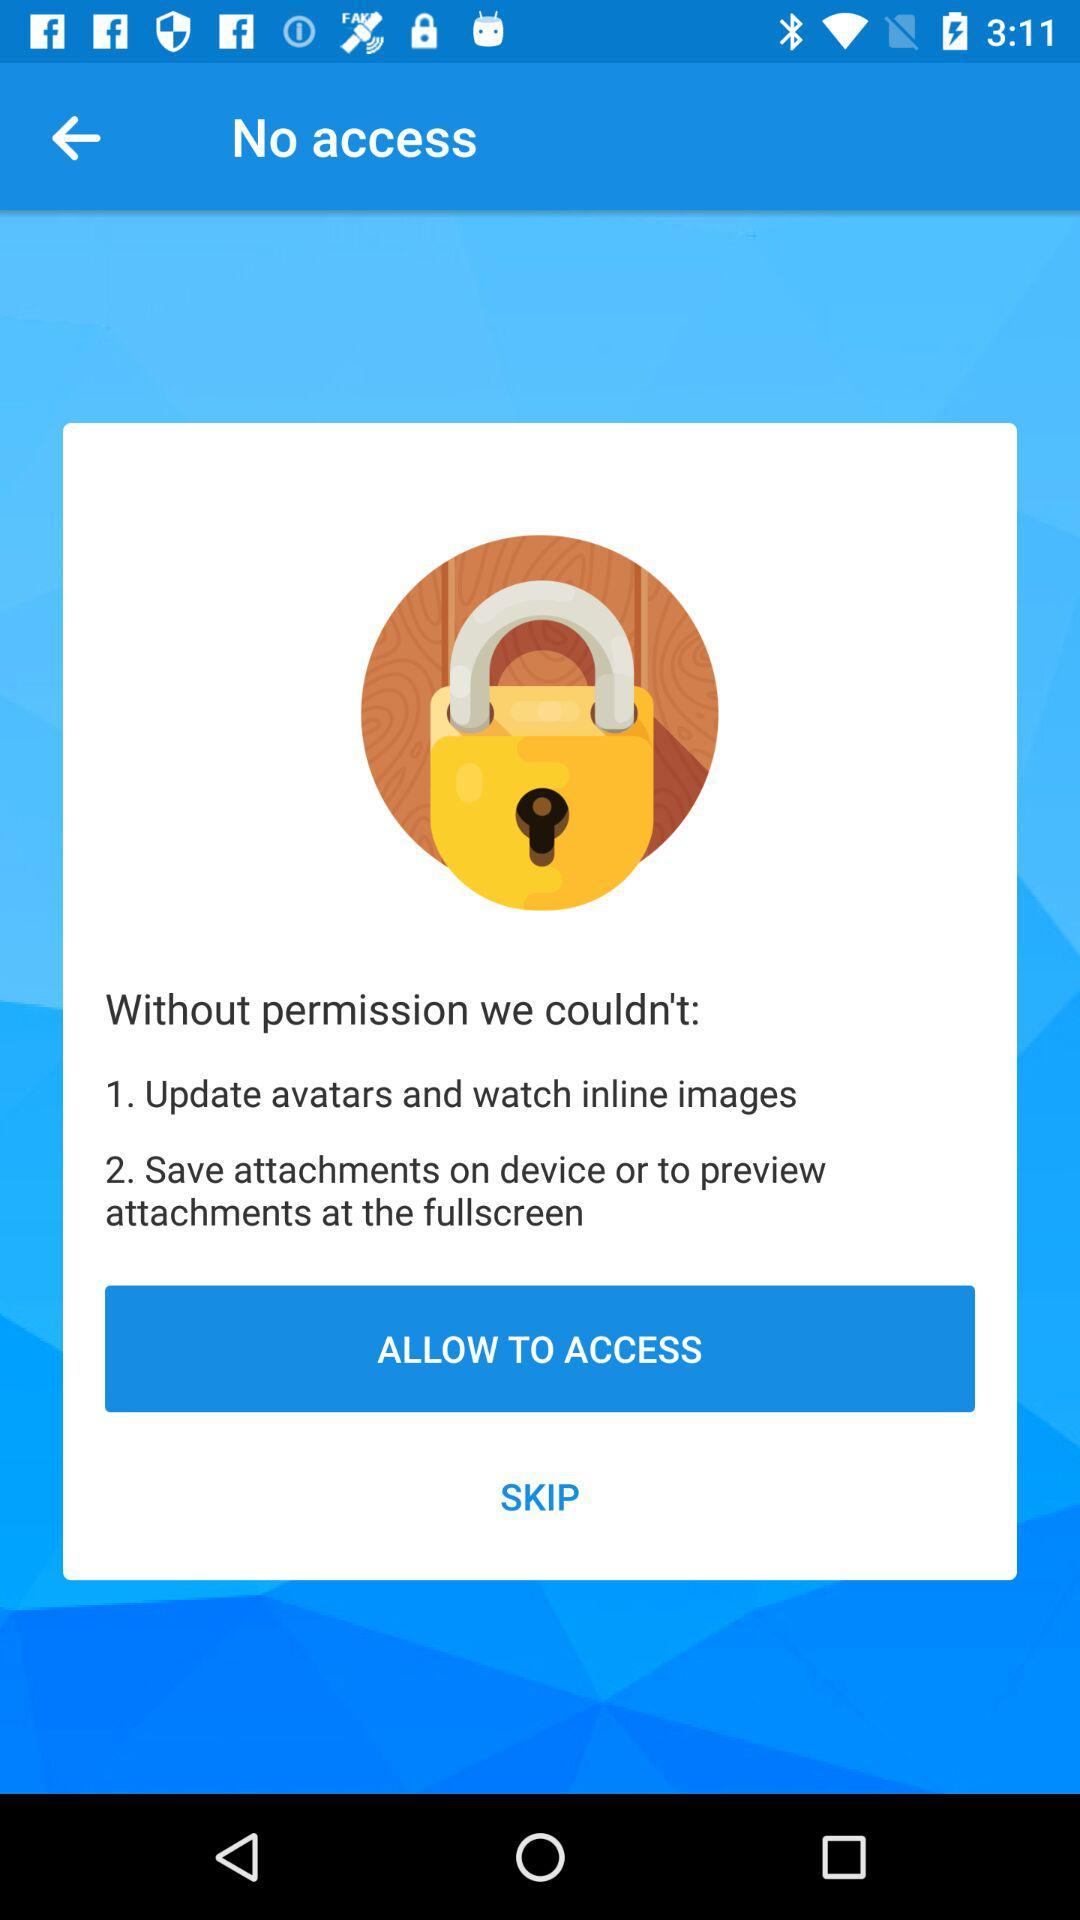 The width and height of the screenshot is (1080, 1920). What do you see at coordinates (540, 1348) in the screenshot?
I see `allow to access` at bounding box center [540, 1348].